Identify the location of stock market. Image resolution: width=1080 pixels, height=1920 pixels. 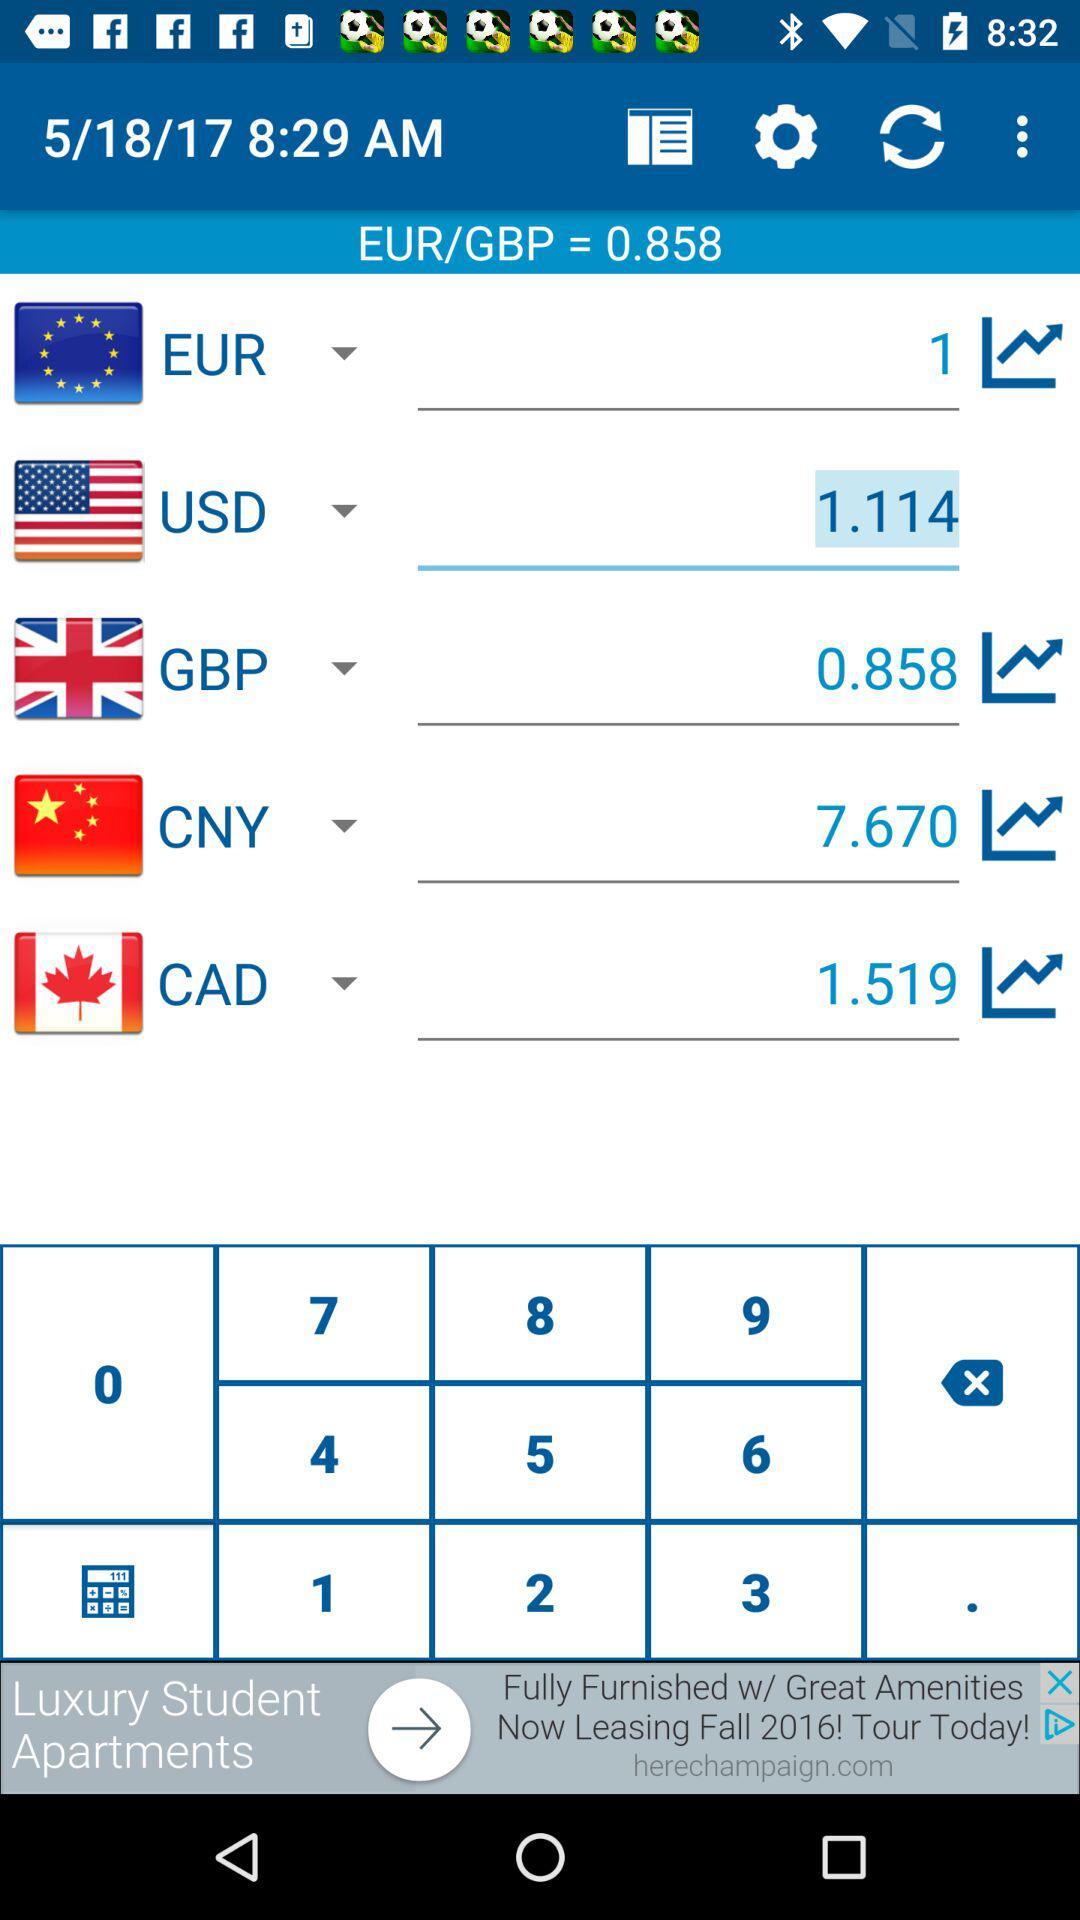
(1022, 352).